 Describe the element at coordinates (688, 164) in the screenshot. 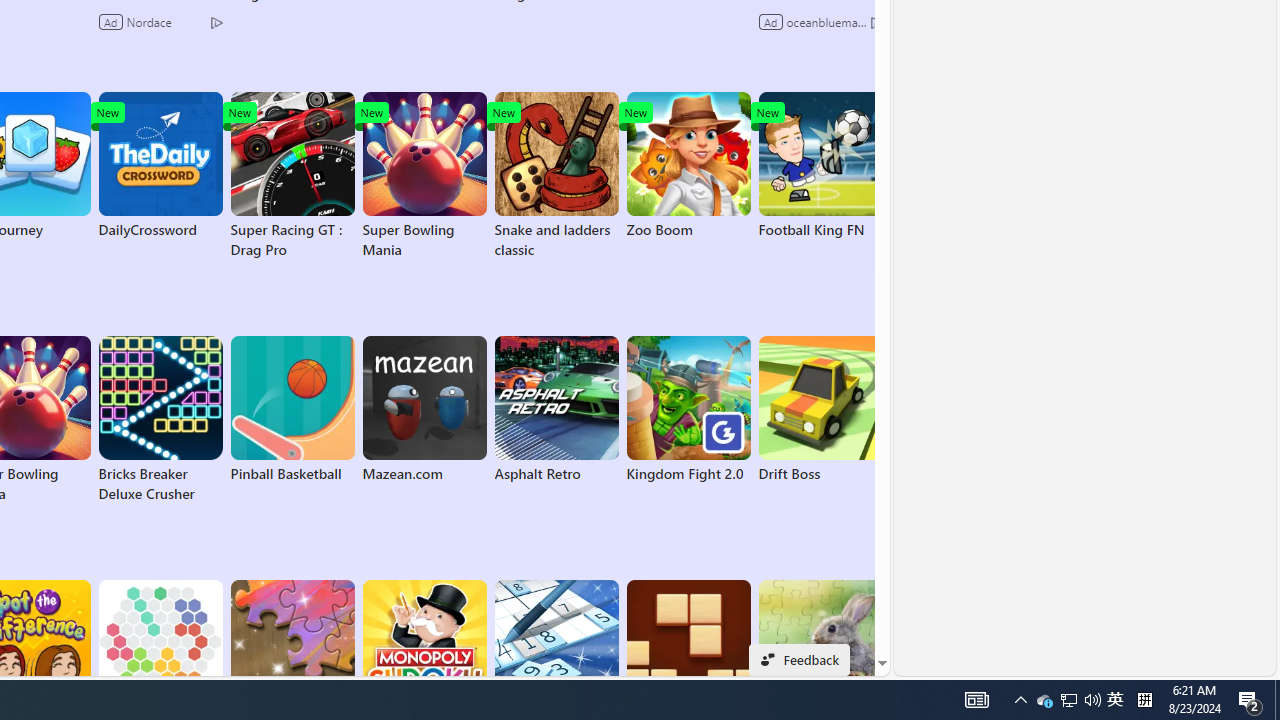

I see `'Zoo Boom'` at that location.